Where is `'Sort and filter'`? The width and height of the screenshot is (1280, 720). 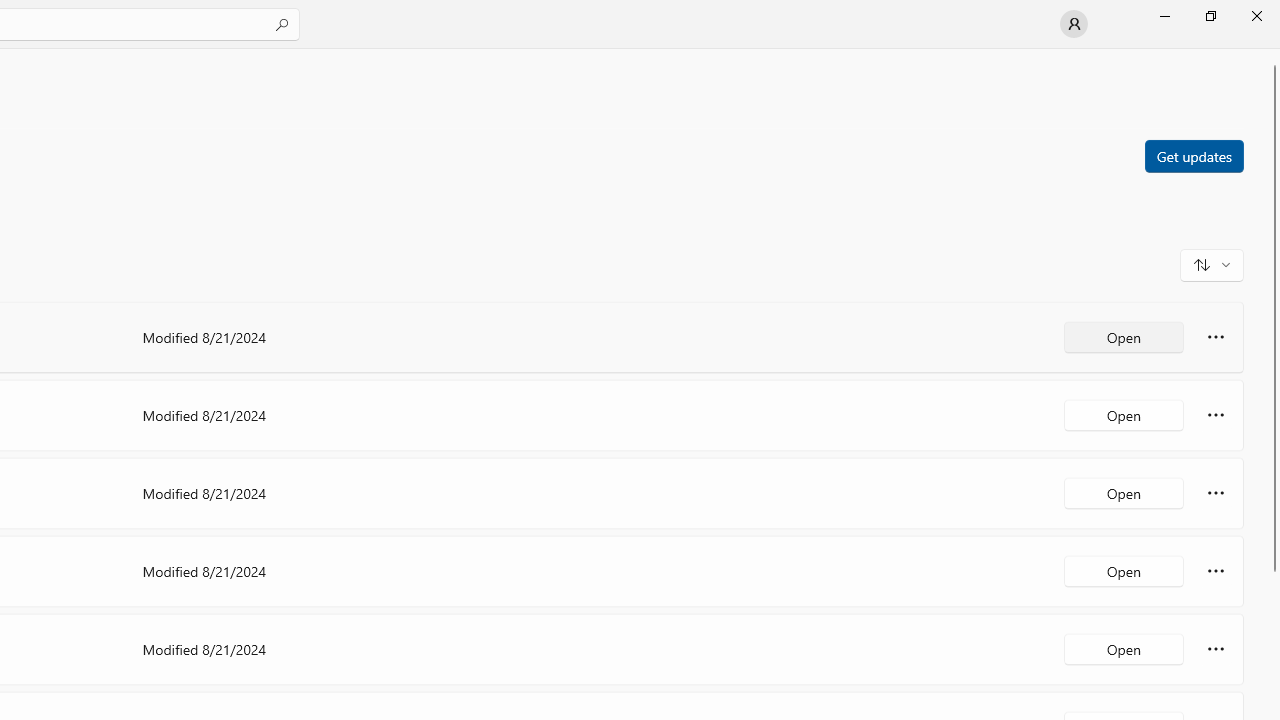 'Sort and filter' is located at coordinates (1211, 263).